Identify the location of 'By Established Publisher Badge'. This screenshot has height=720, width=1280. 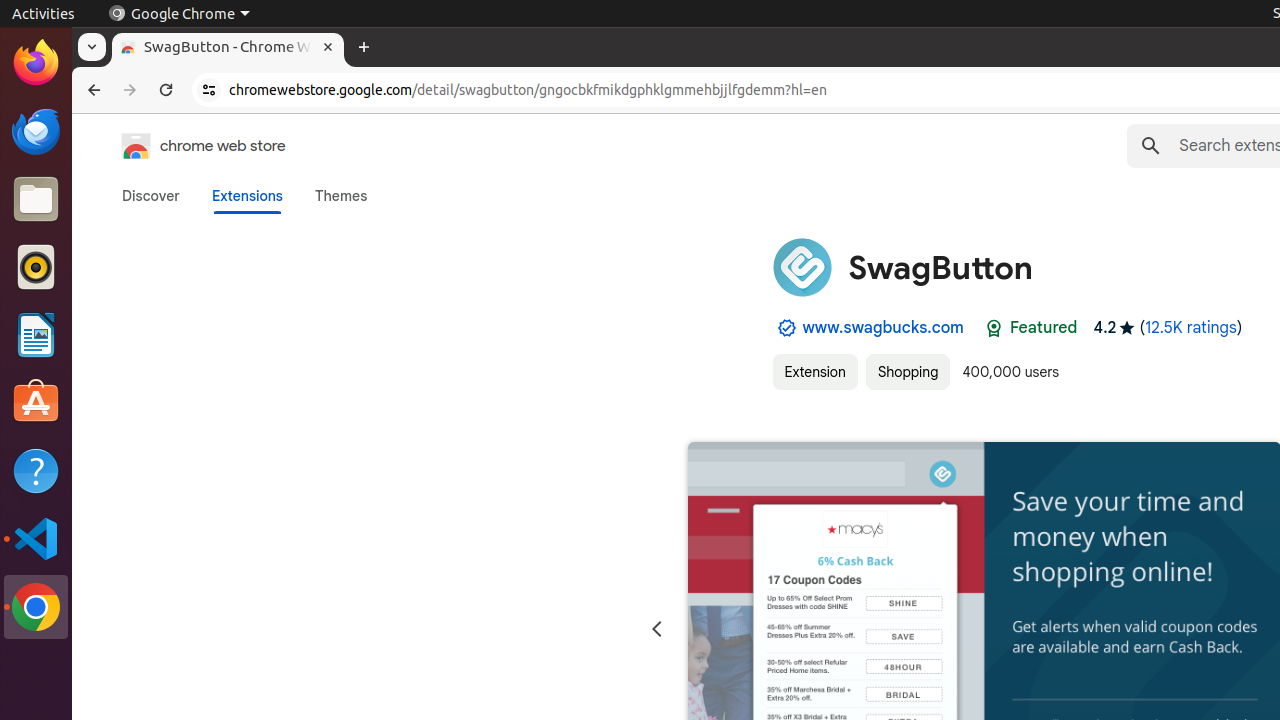
(785, 327).